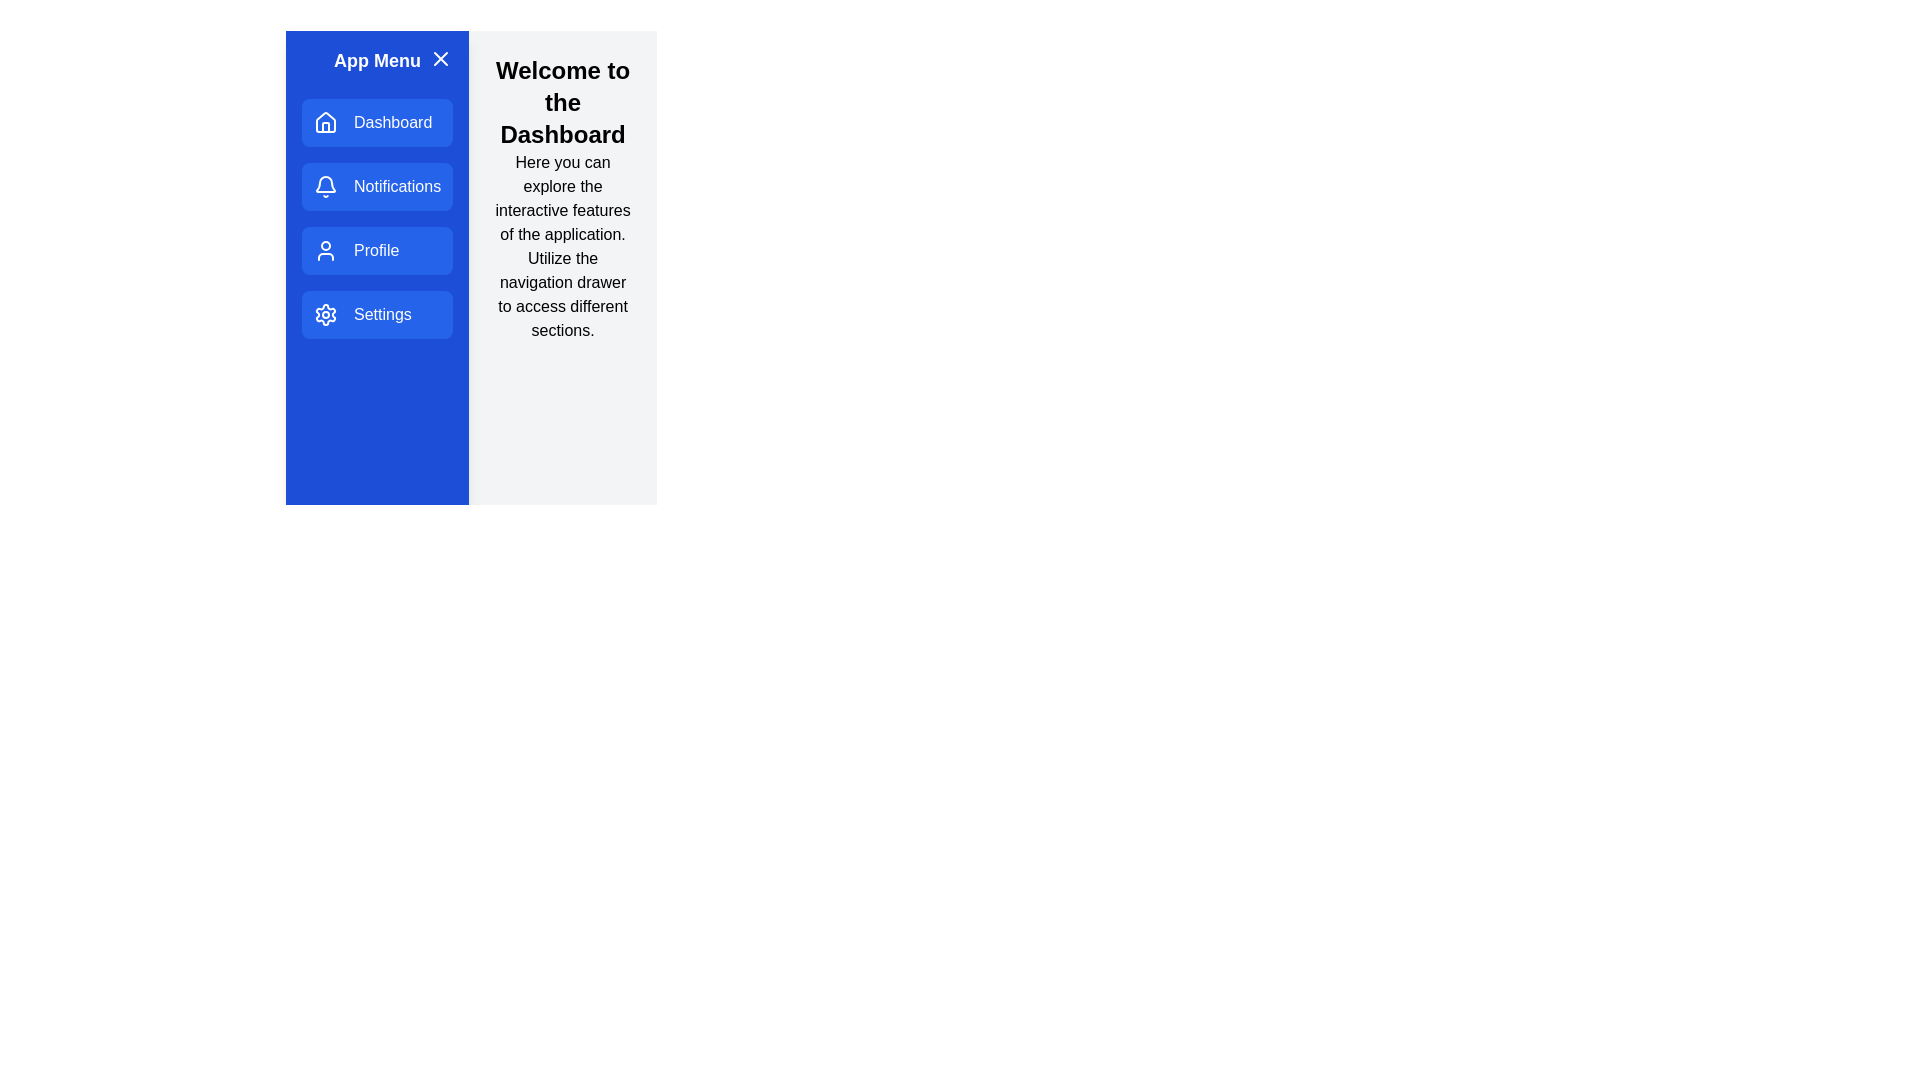  Describe the element at coordinates (440, 57) in the screenshot. I see `the 'X' icon located at the upper right corner of the 'App Menu' section` at that location.